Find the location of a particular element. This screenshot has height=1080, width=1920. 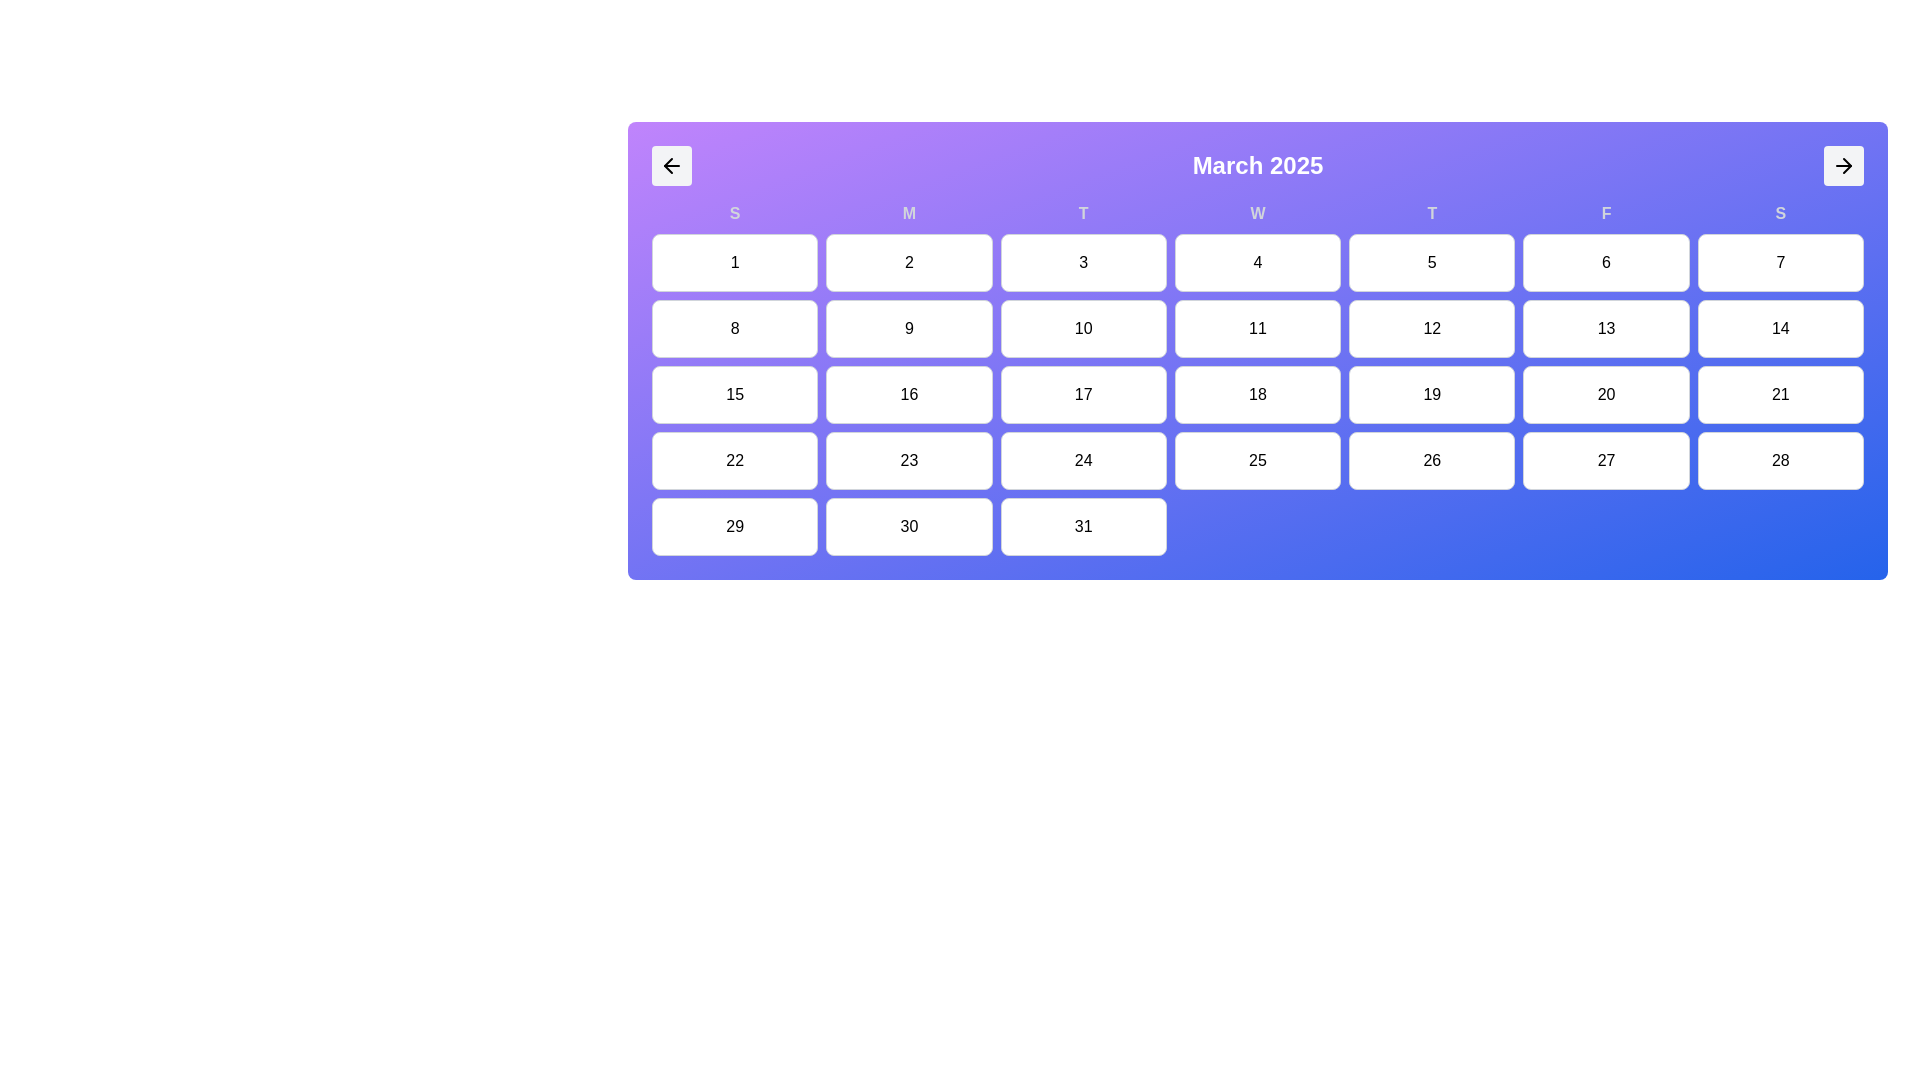

the Calendar day button for March 6th, which is the sixth button in the first row under the 'F' header is located at coordinates (1606, 261).